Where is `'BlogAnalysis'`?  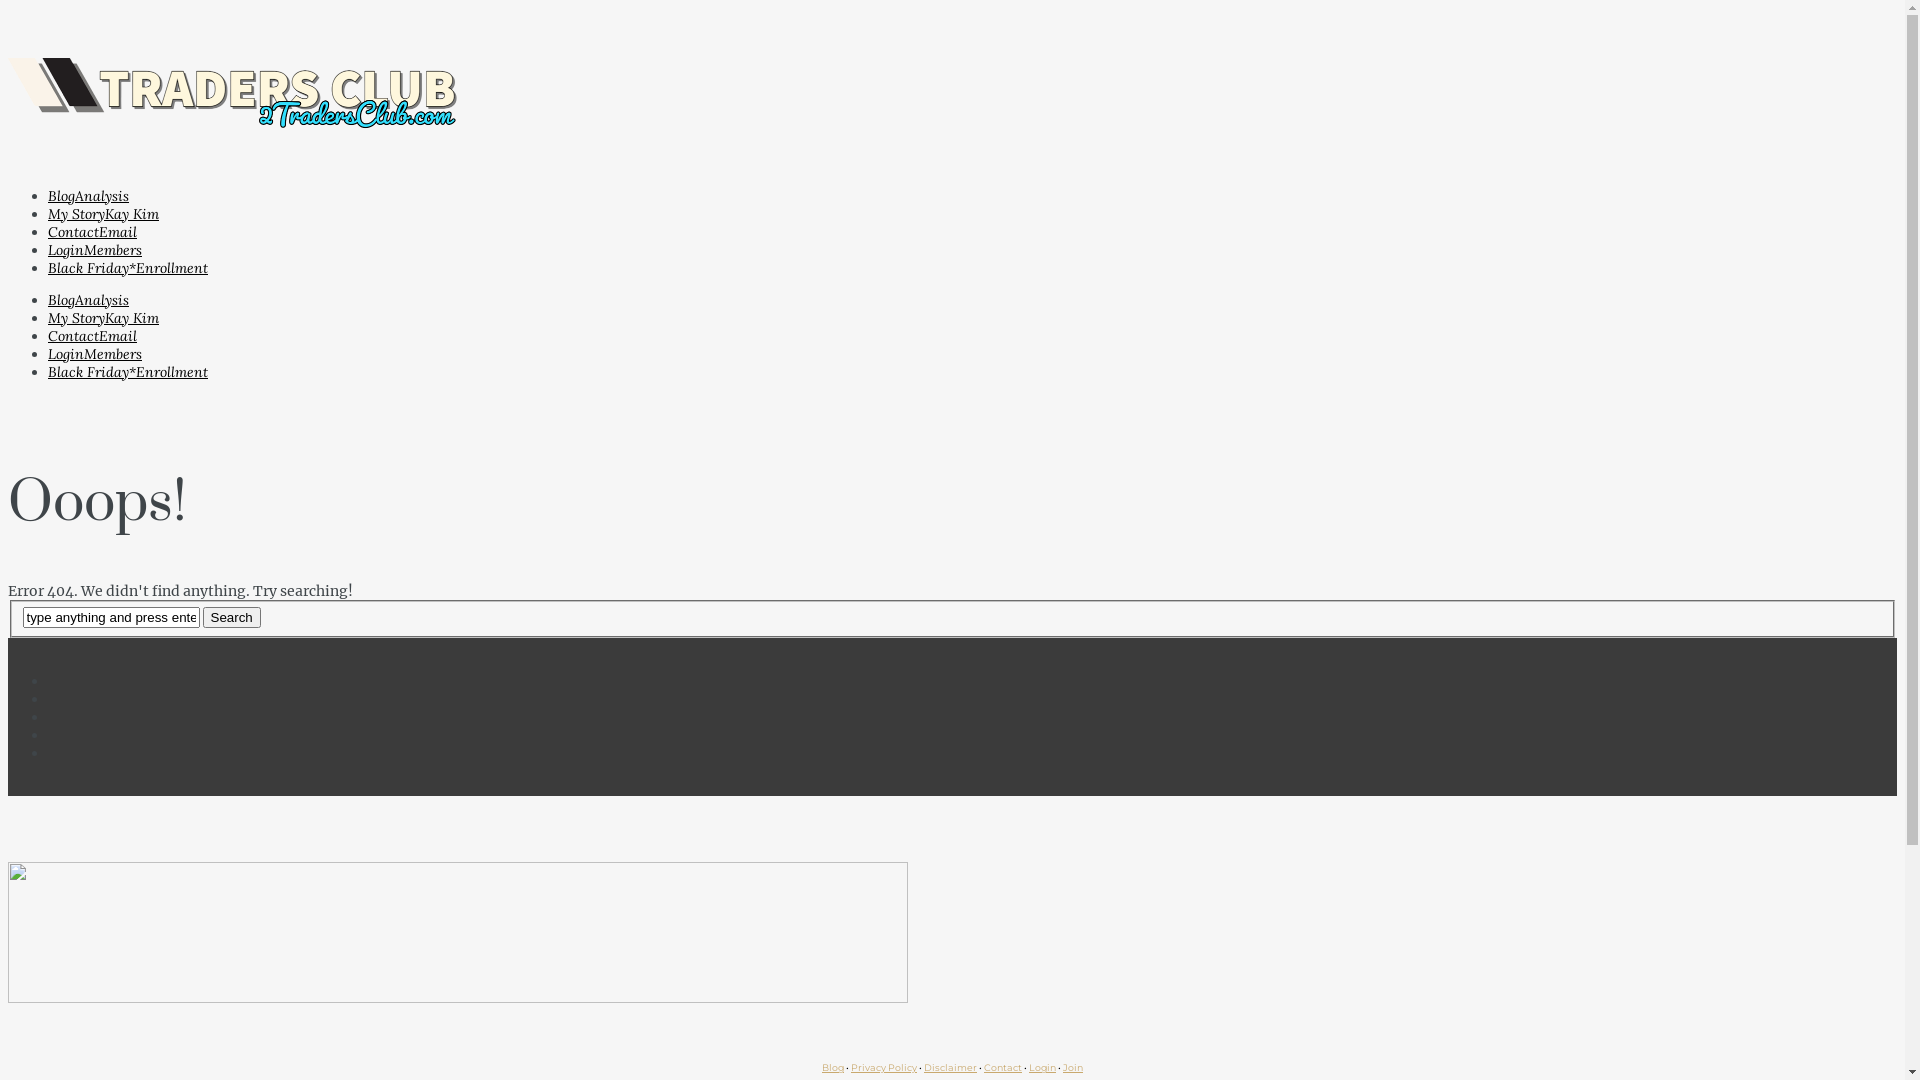
'BlogAnalysis' is located at coordinates (87, 299).